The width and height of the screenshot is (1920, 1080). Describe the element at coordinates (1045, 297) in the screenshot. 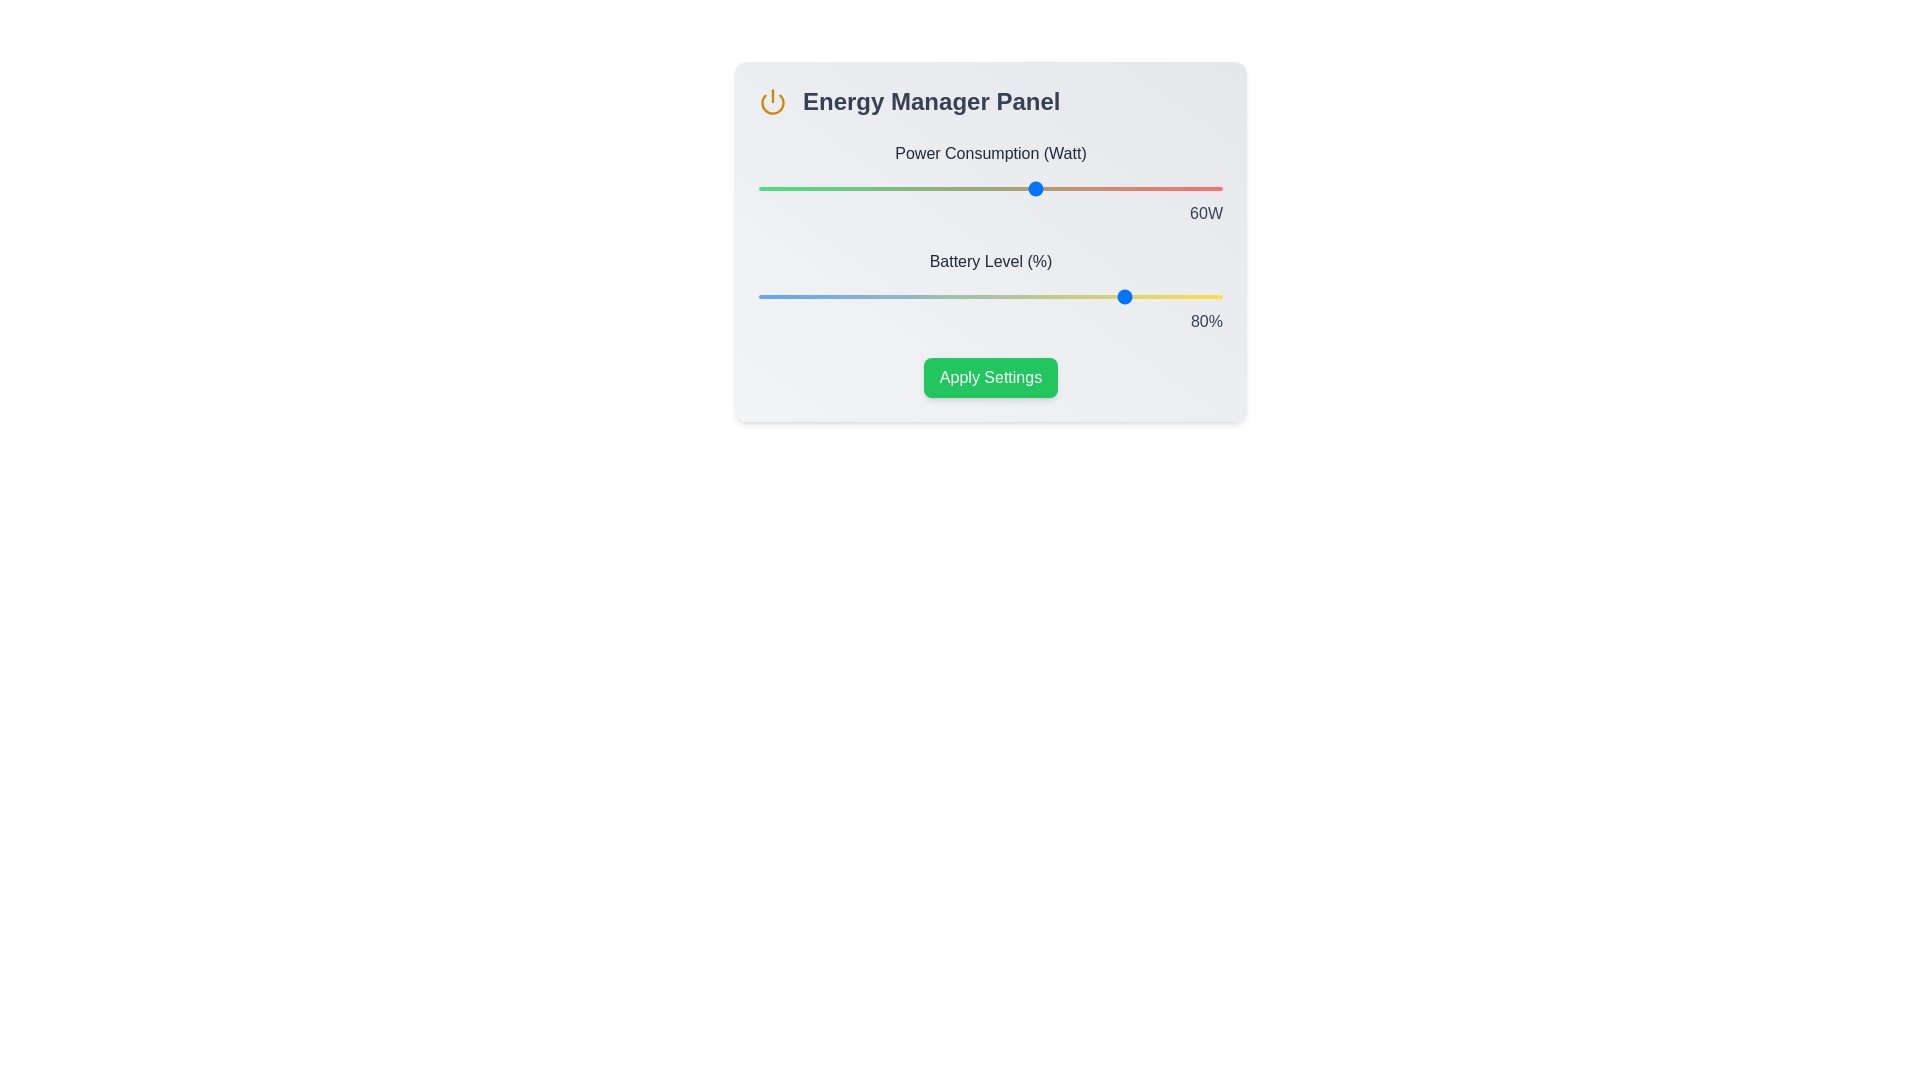

I see `the battery level slider to 62%` at that location.